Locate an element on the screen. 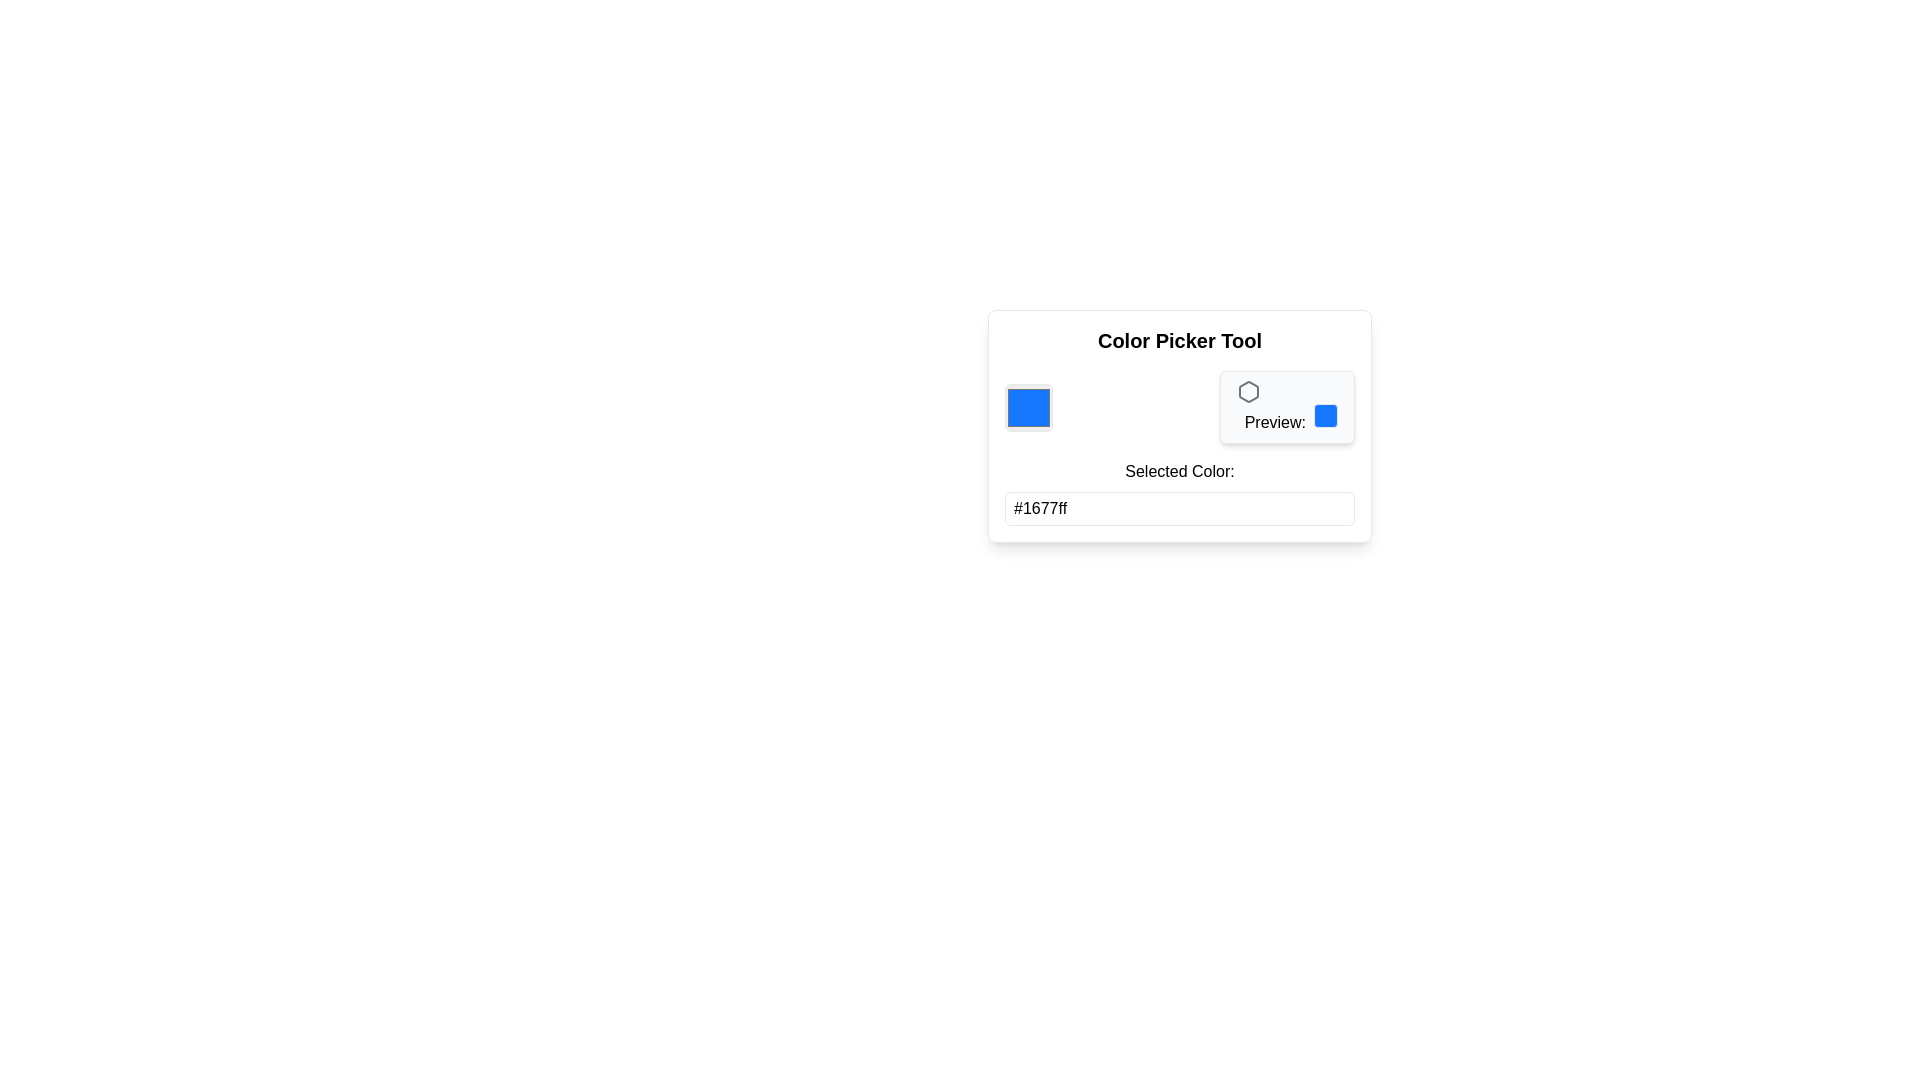  the label displaying 'Selected Color:' which is situated below the main color selection area, above the text input for color value is located at coordinates (1180, 471).